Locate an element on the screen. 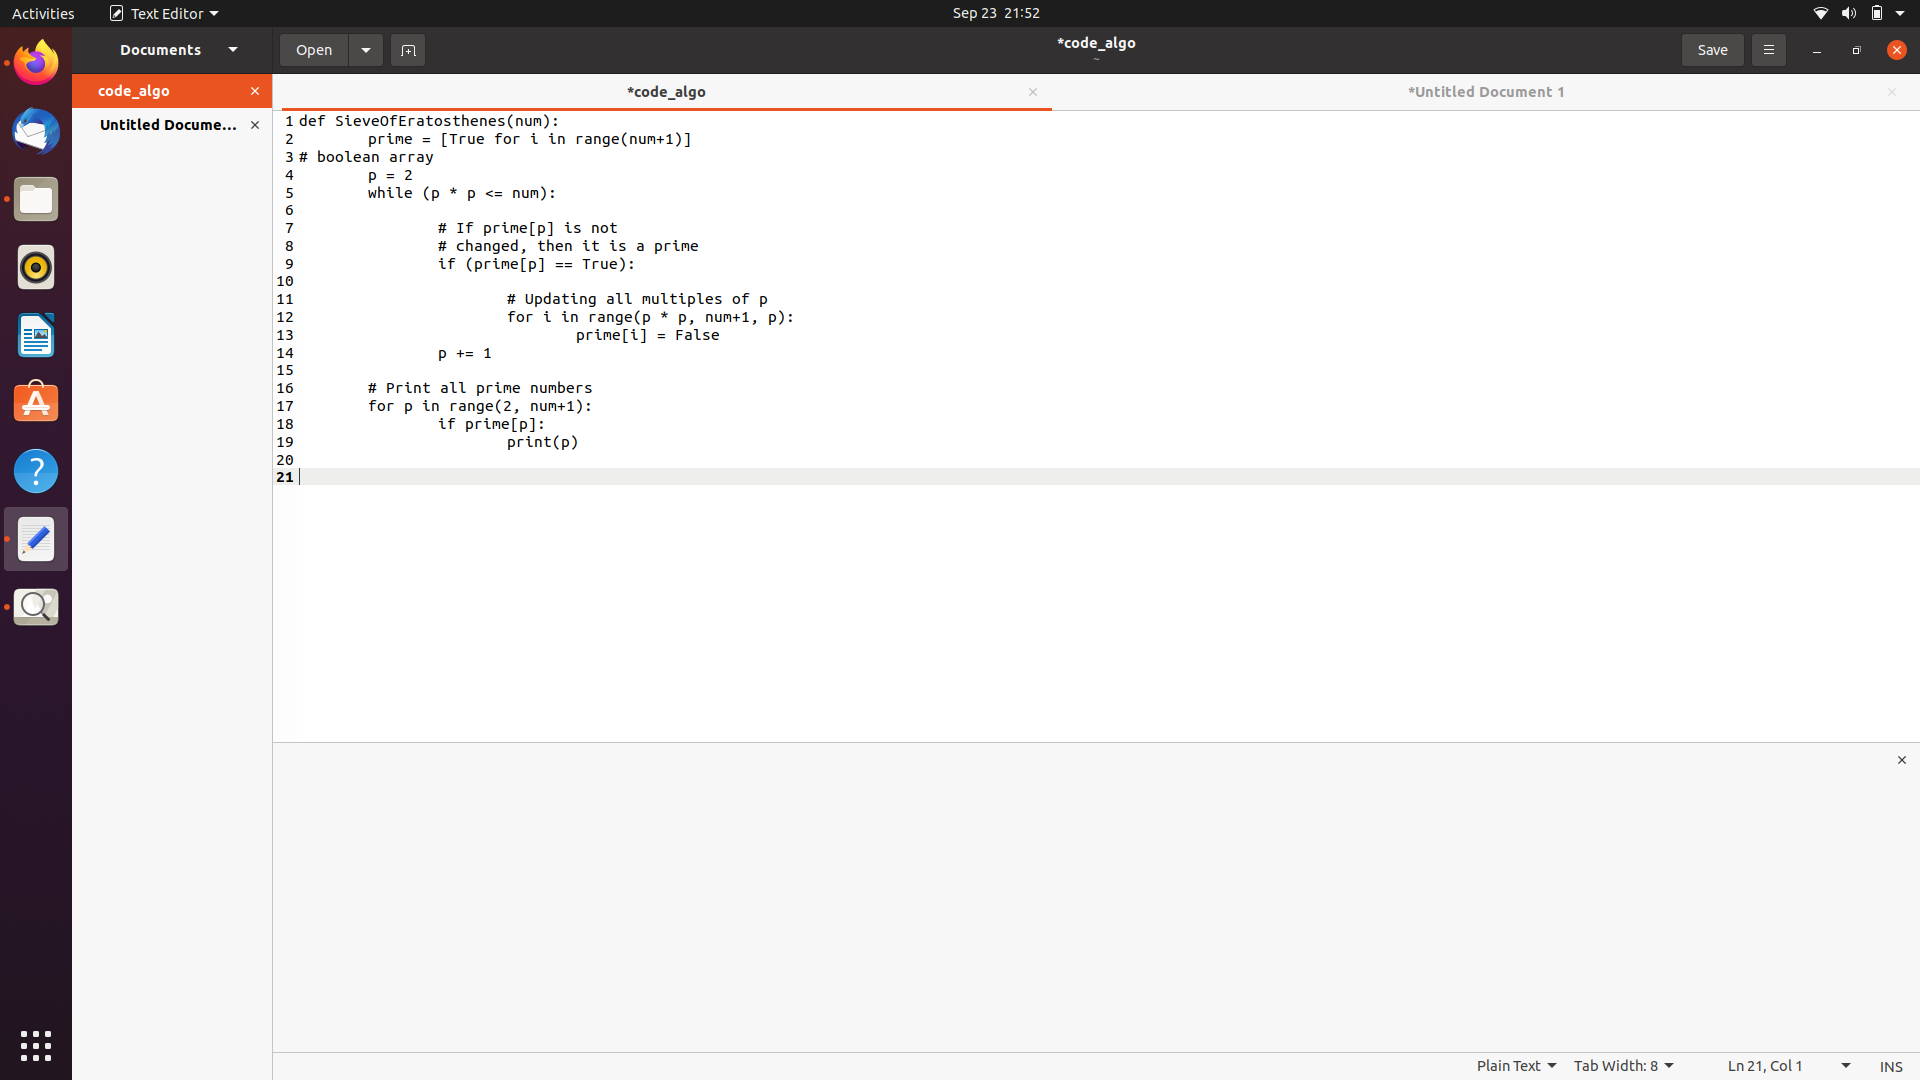 This screenshot has height=1080, width=1920. save to store the document is located at coordinates (1711, 47).